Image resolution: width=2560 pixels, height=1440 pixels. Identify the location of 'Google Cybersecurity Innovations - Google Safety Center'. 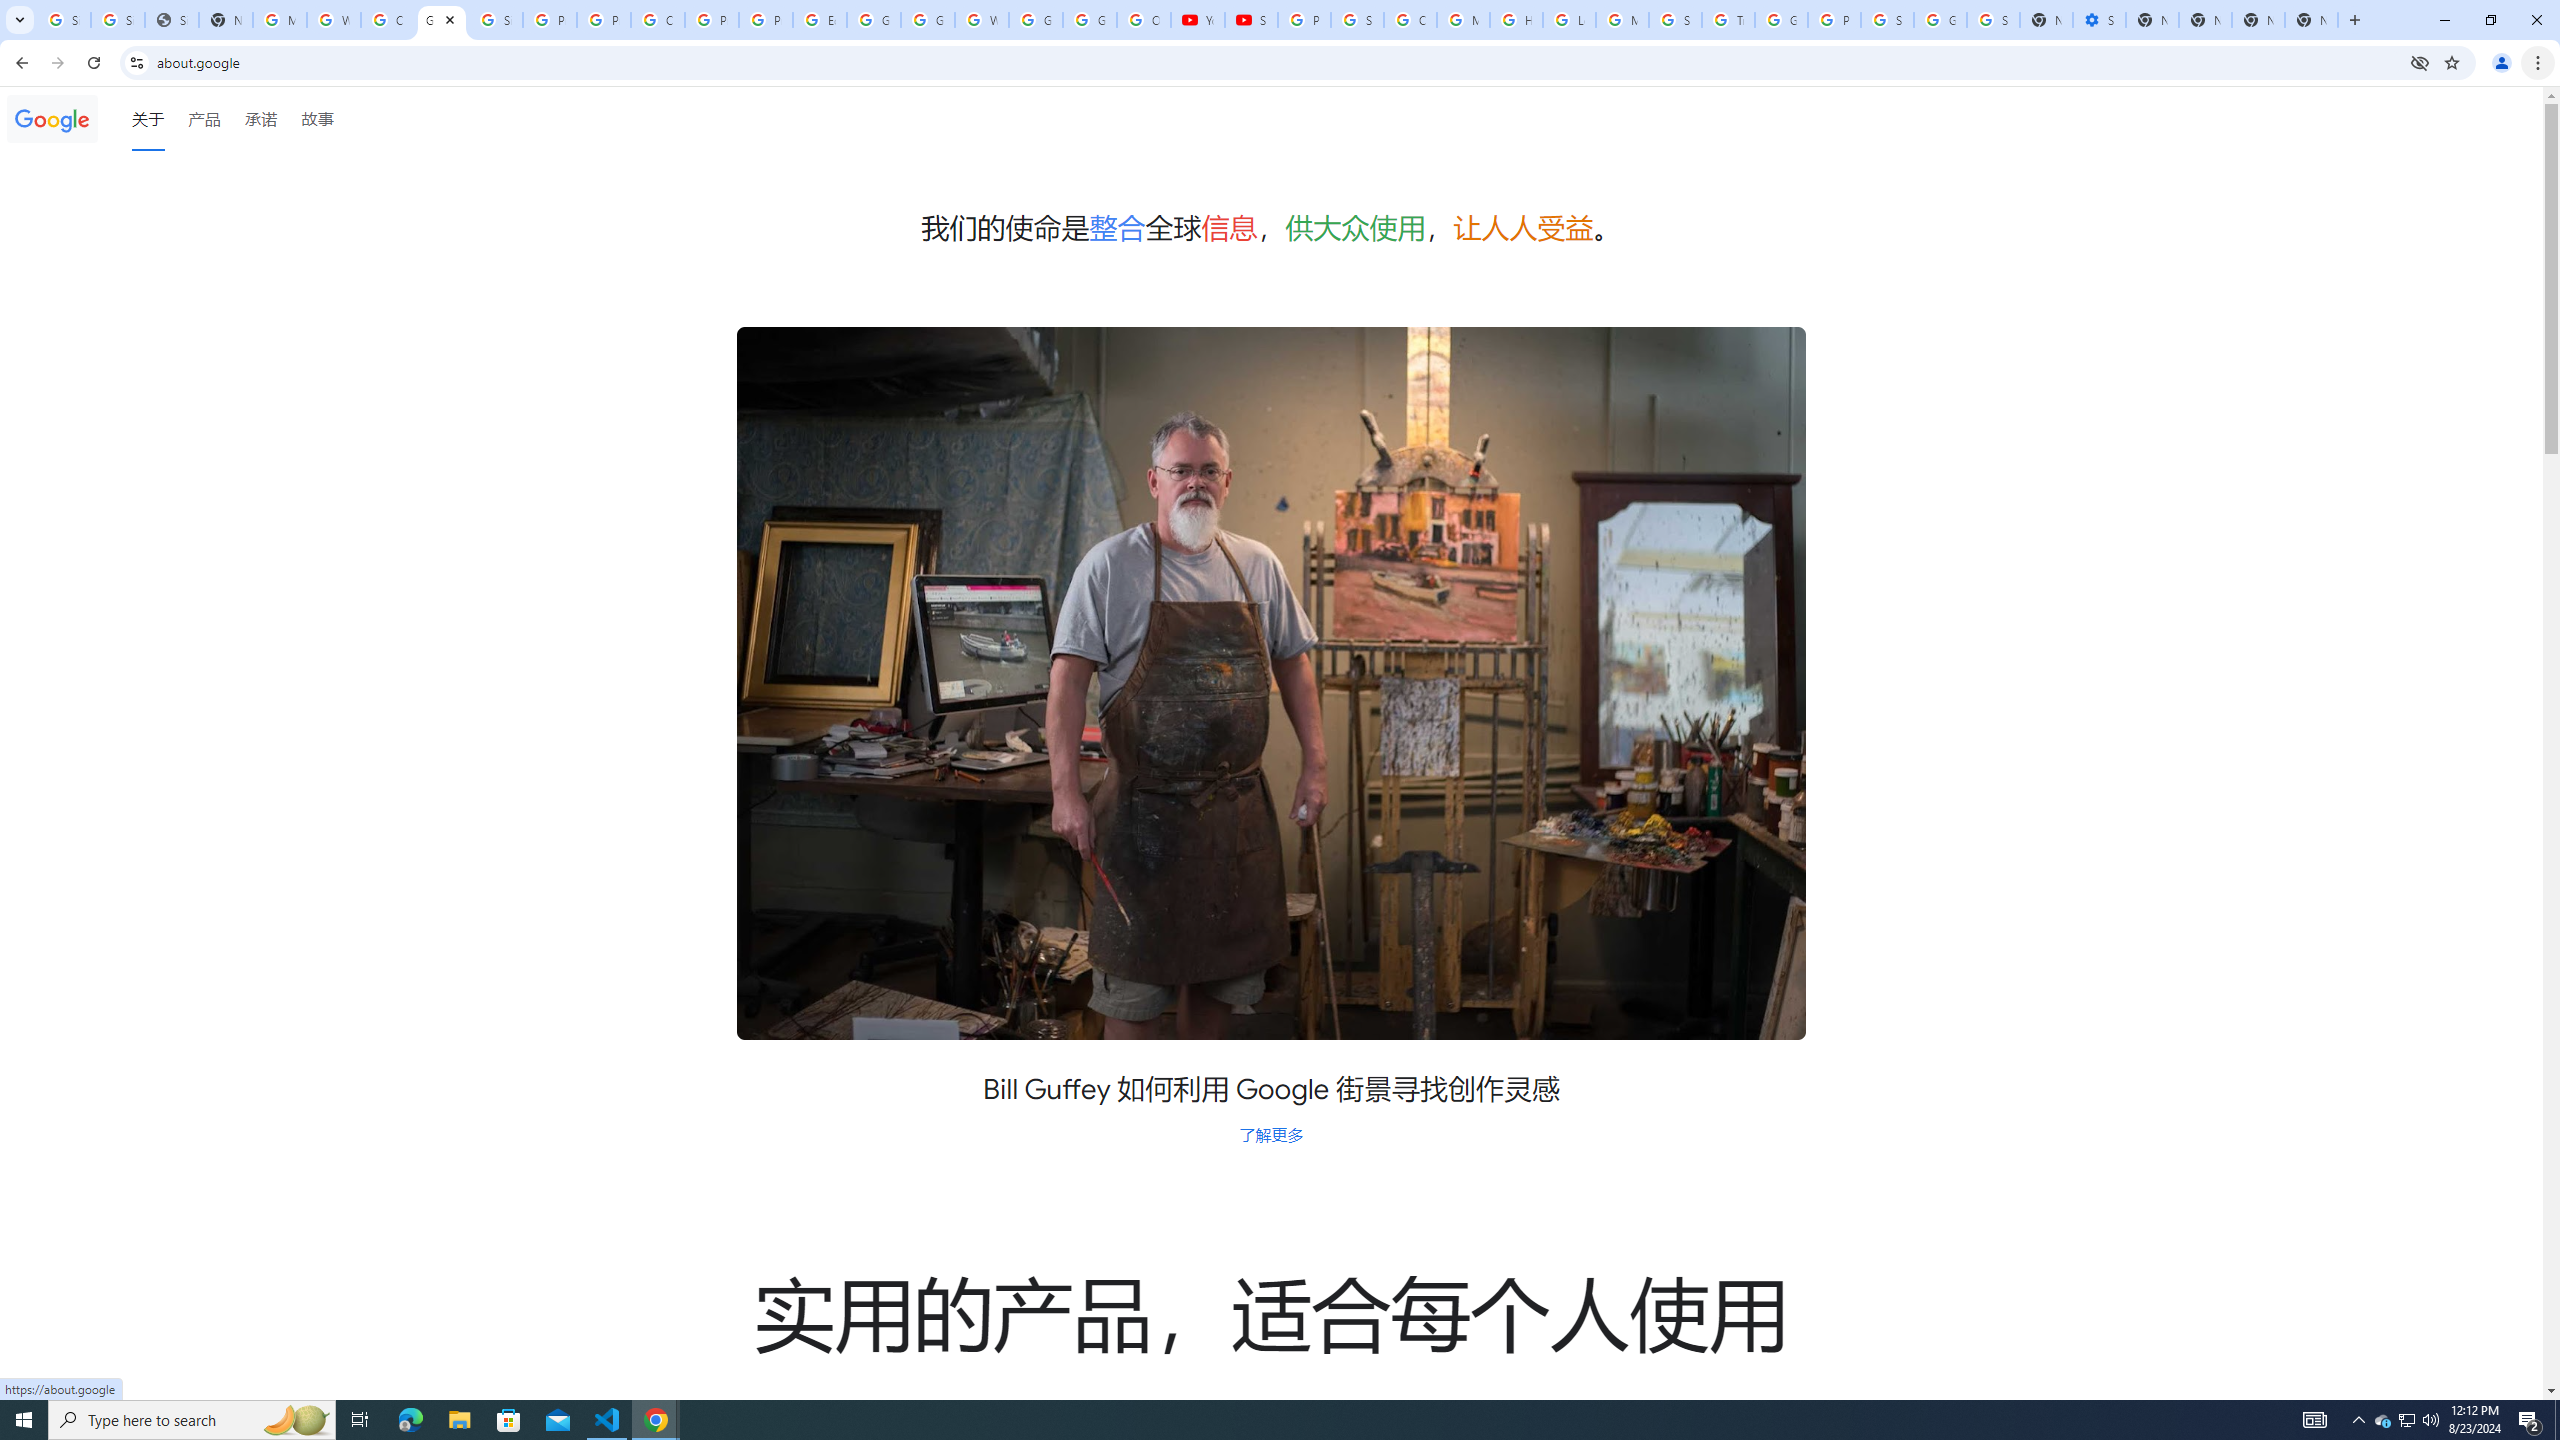
(1940, 19).